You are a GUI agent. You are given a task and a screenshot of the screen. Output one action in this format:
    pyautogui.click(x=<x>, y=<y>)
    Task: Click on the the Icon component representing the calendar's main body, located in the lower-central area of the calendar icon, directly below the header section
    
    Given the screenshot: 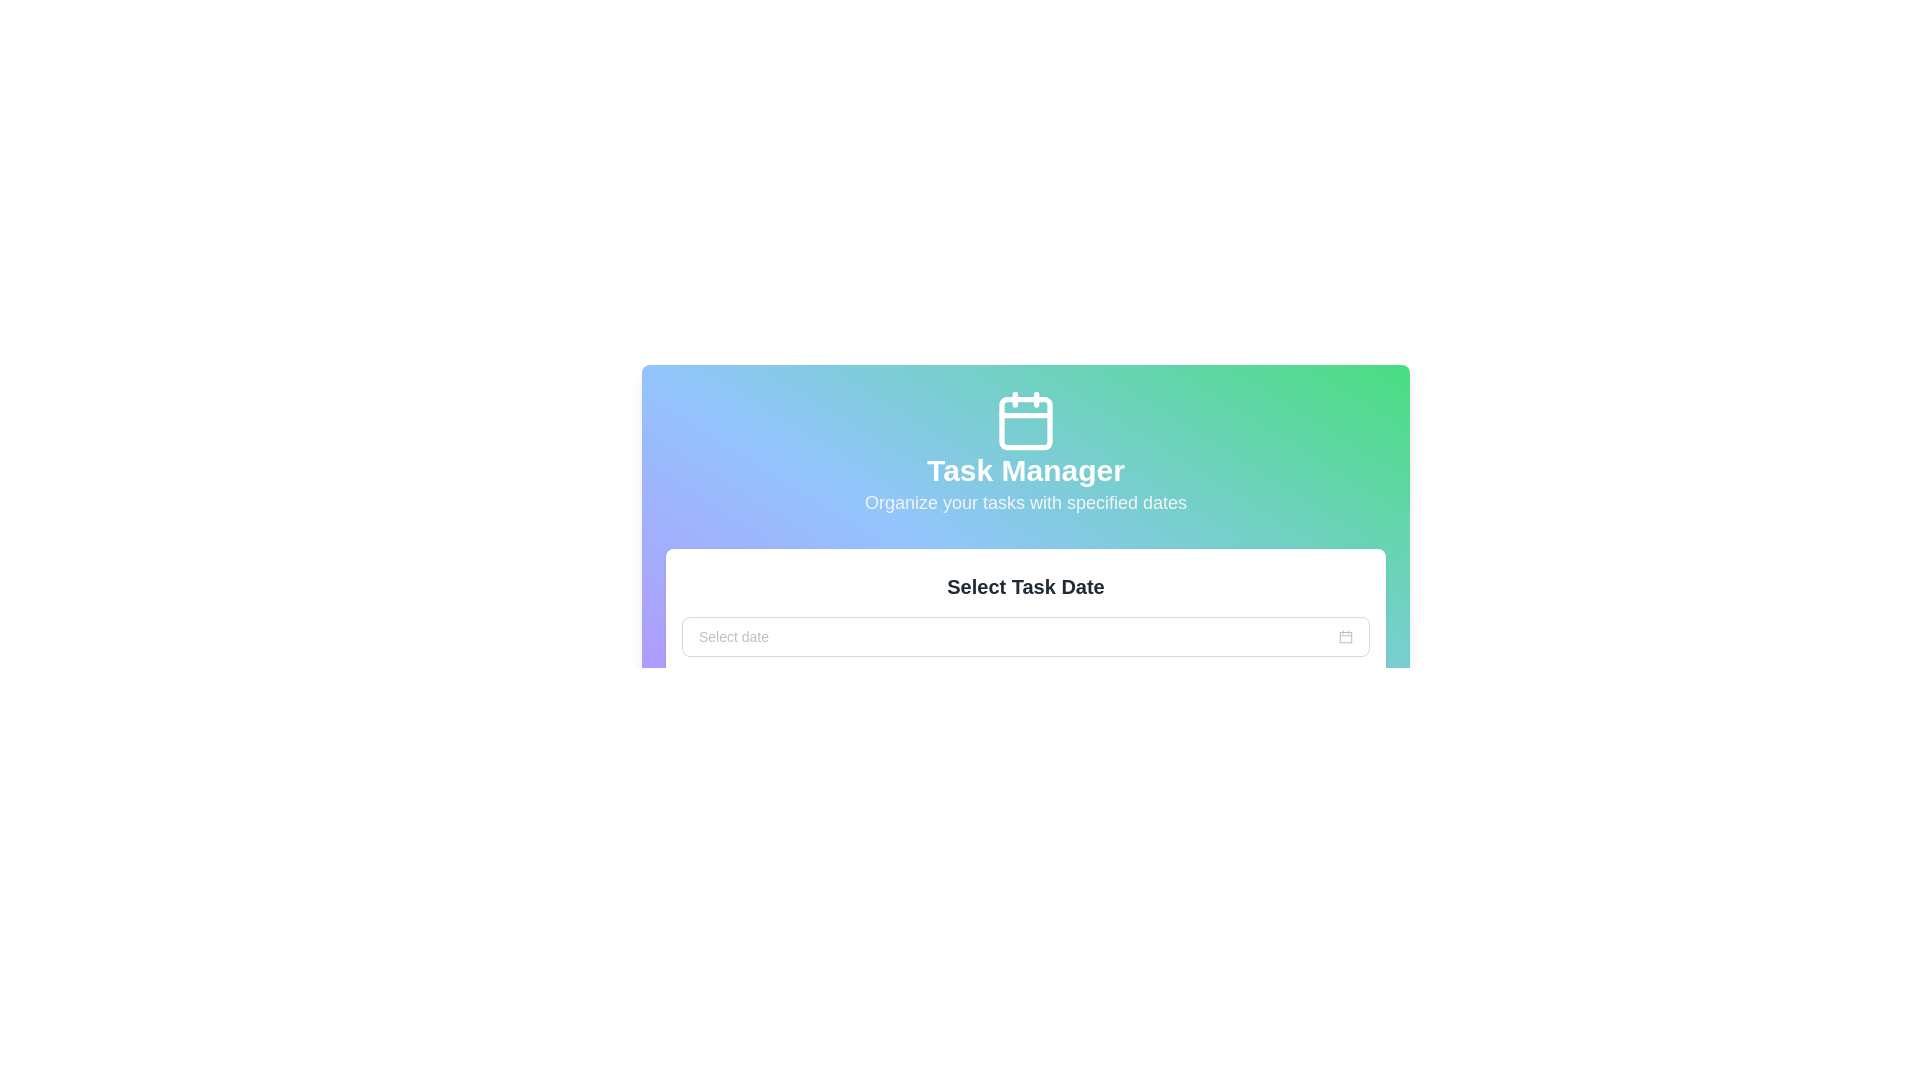 What is the action you would take?
    pyautogui.click(x=1026, y=422)
    